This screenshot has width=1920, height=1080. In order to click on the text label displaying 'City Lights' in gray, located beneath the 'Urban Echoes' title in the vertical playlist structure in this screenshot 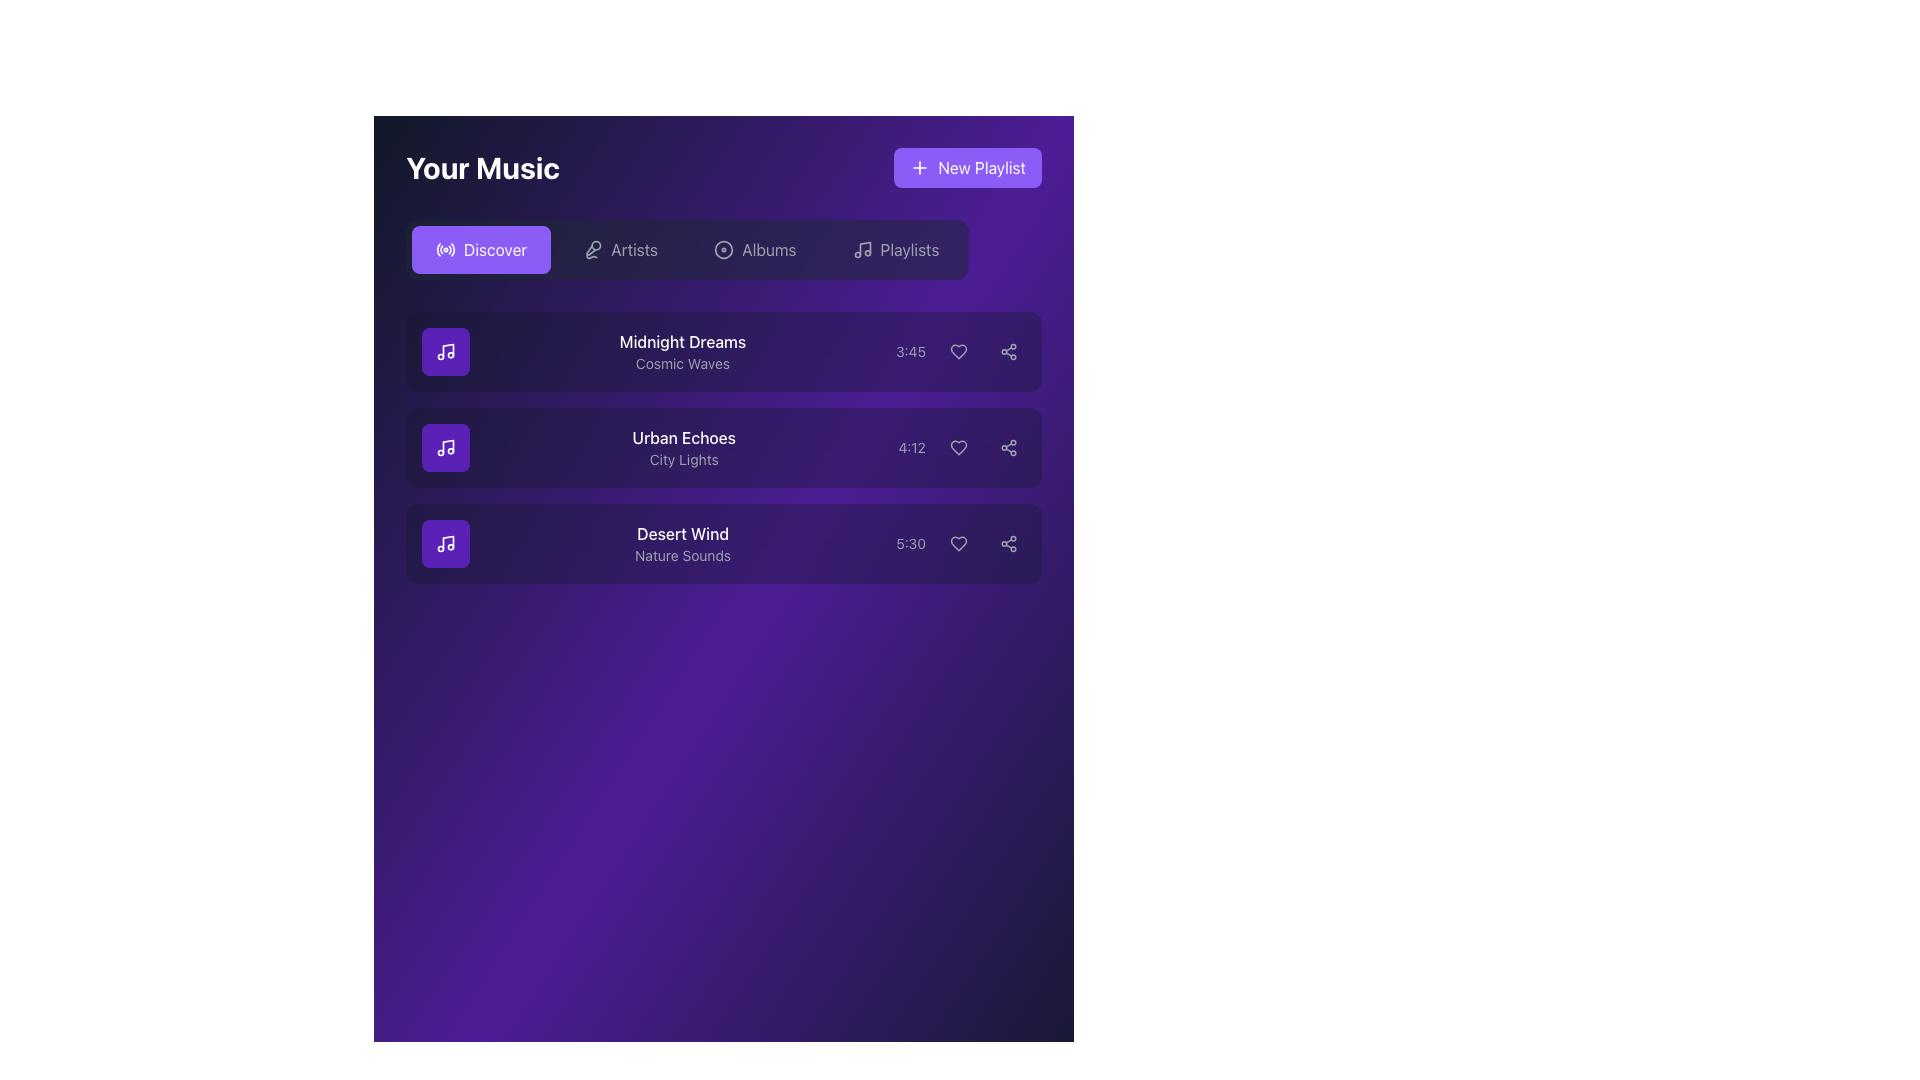, I will do `click(684, 459)`.